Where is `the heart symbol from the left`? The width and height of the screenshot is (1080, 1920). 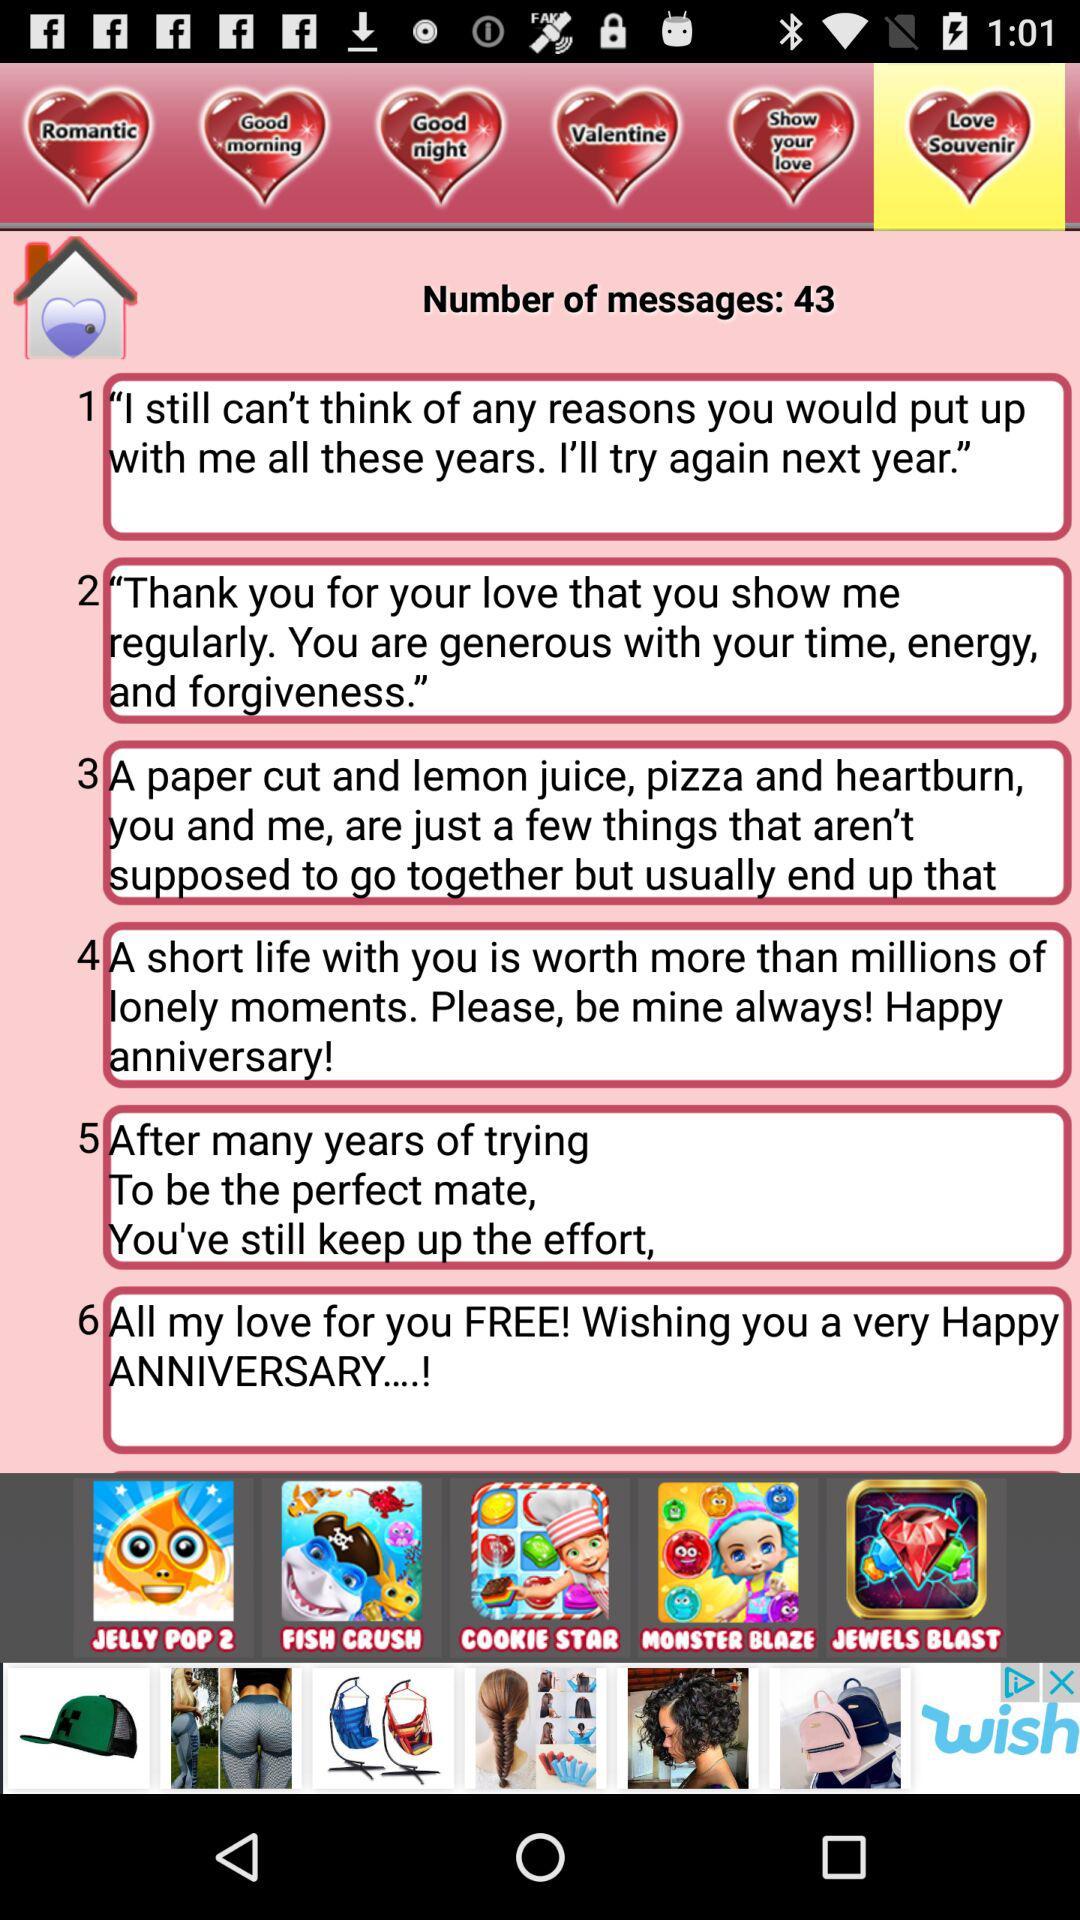 the heart symbol from the left is located at coordinates (87, 147).